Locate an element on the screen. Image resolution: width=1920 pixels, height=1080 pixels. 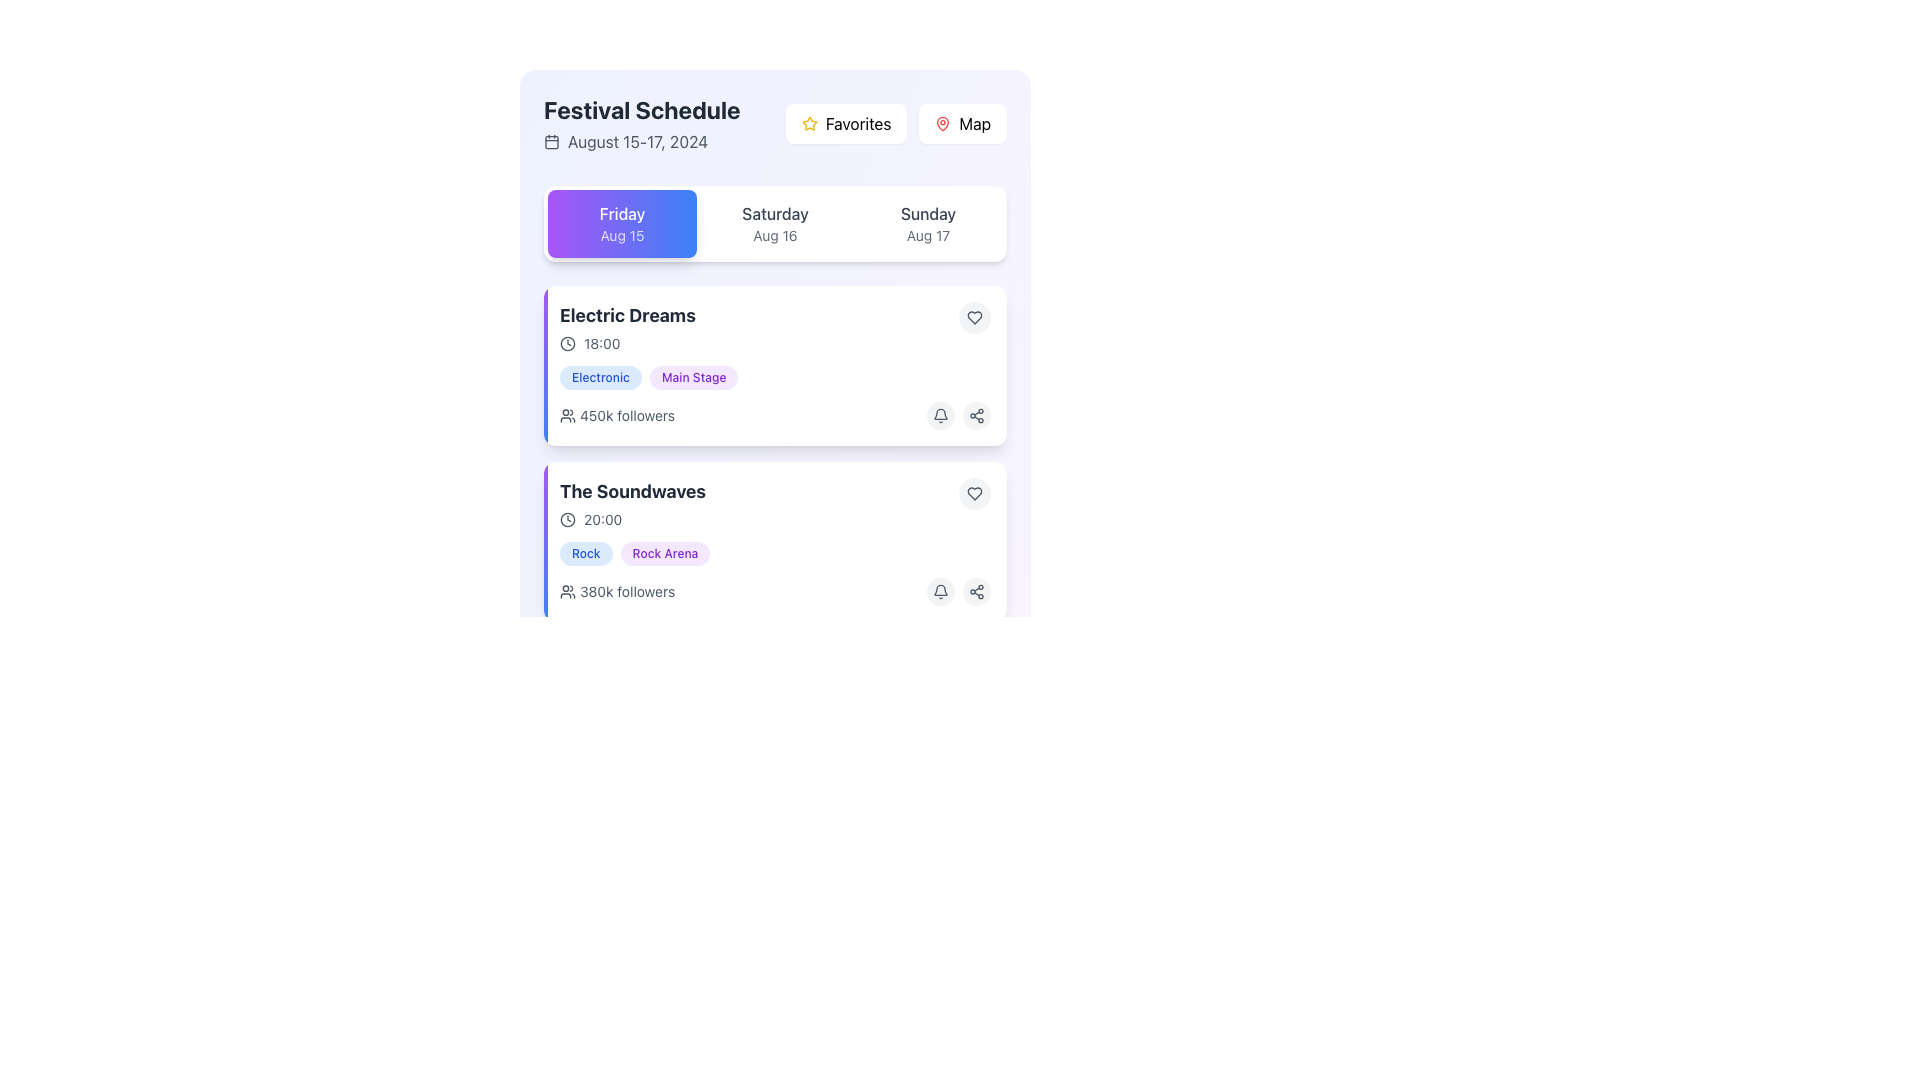
the text label reading 'Aug 16' which is centrally positioned under the 'Saturday' tab in the tab-like UI feature is located at coordinates (774, 234).